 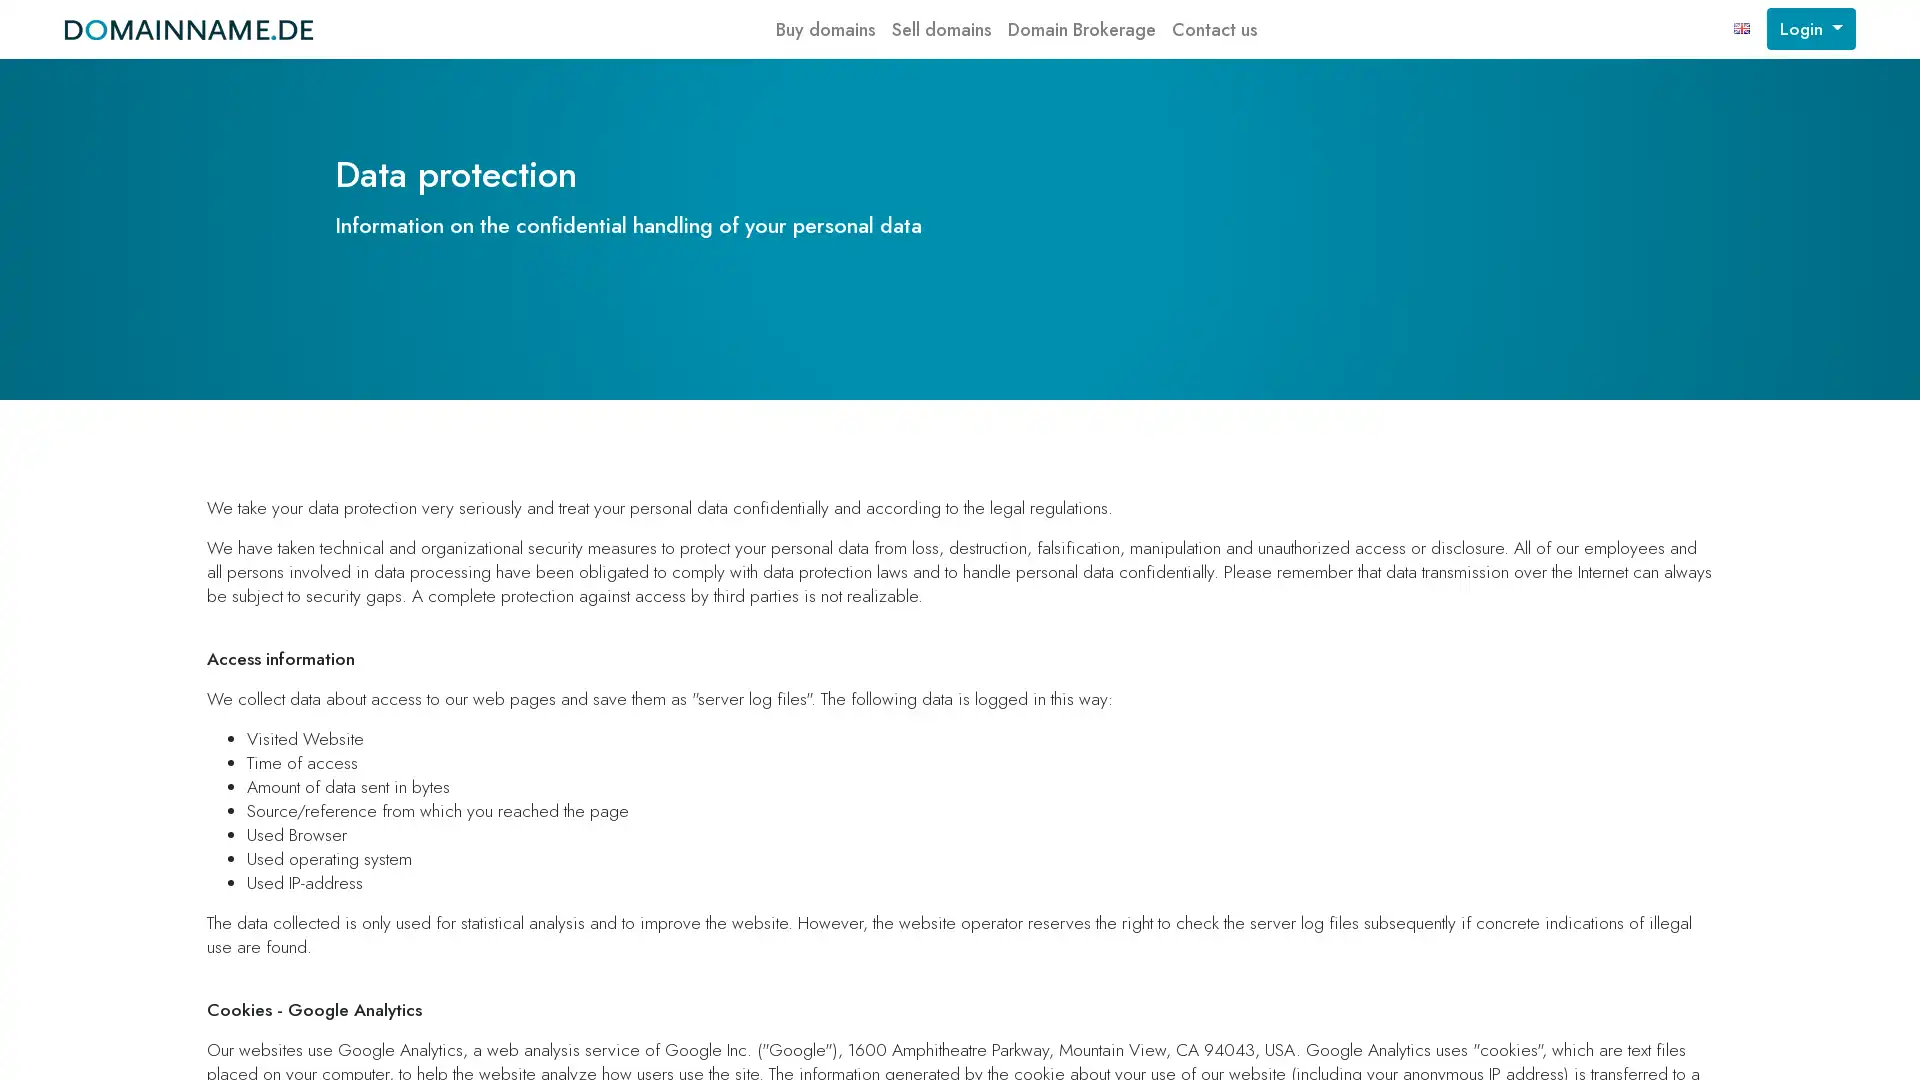 I want to click on Login, so click(x=1810, y=29).